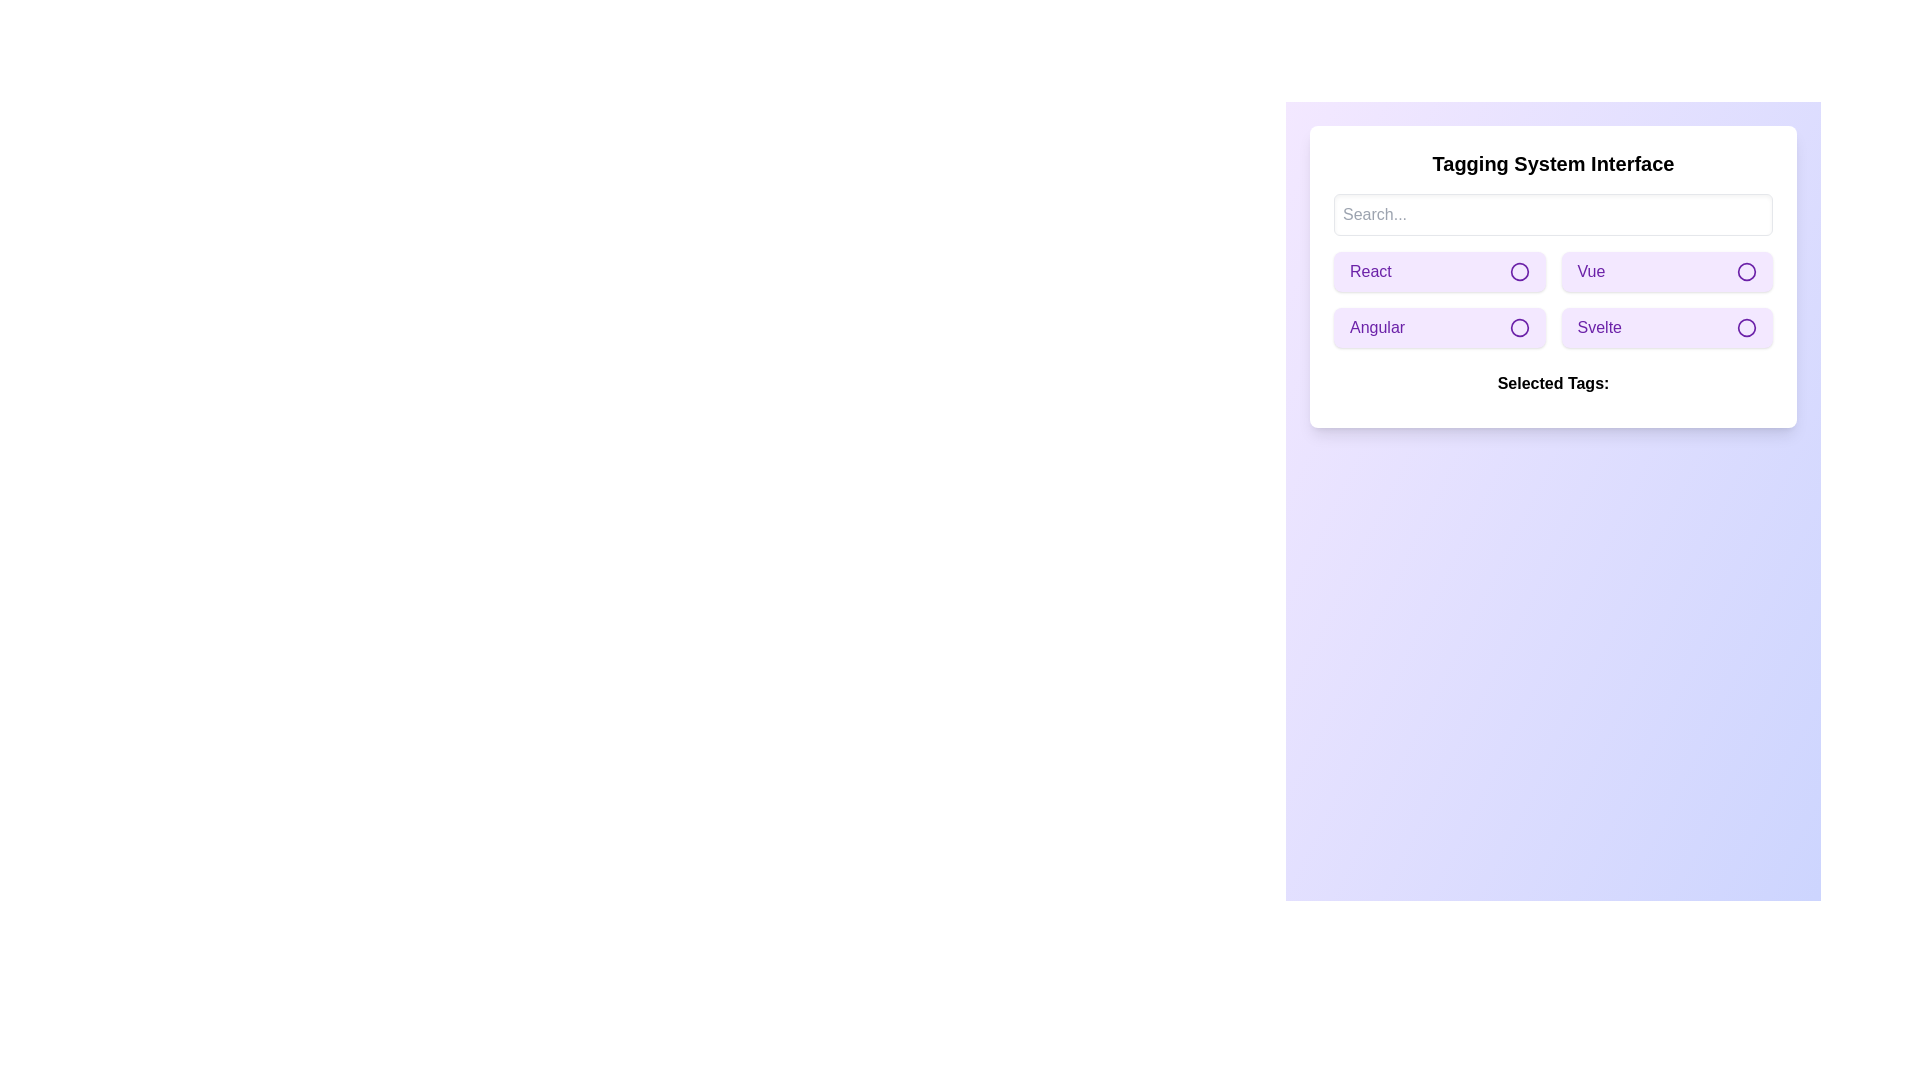  What do you see at coordinates (1746, 272) in the screenshot?
I see `the circular radio button indicator inside the purple-colored box labeled 'Vue' for its selection state` at bounding box center [1746, 272].